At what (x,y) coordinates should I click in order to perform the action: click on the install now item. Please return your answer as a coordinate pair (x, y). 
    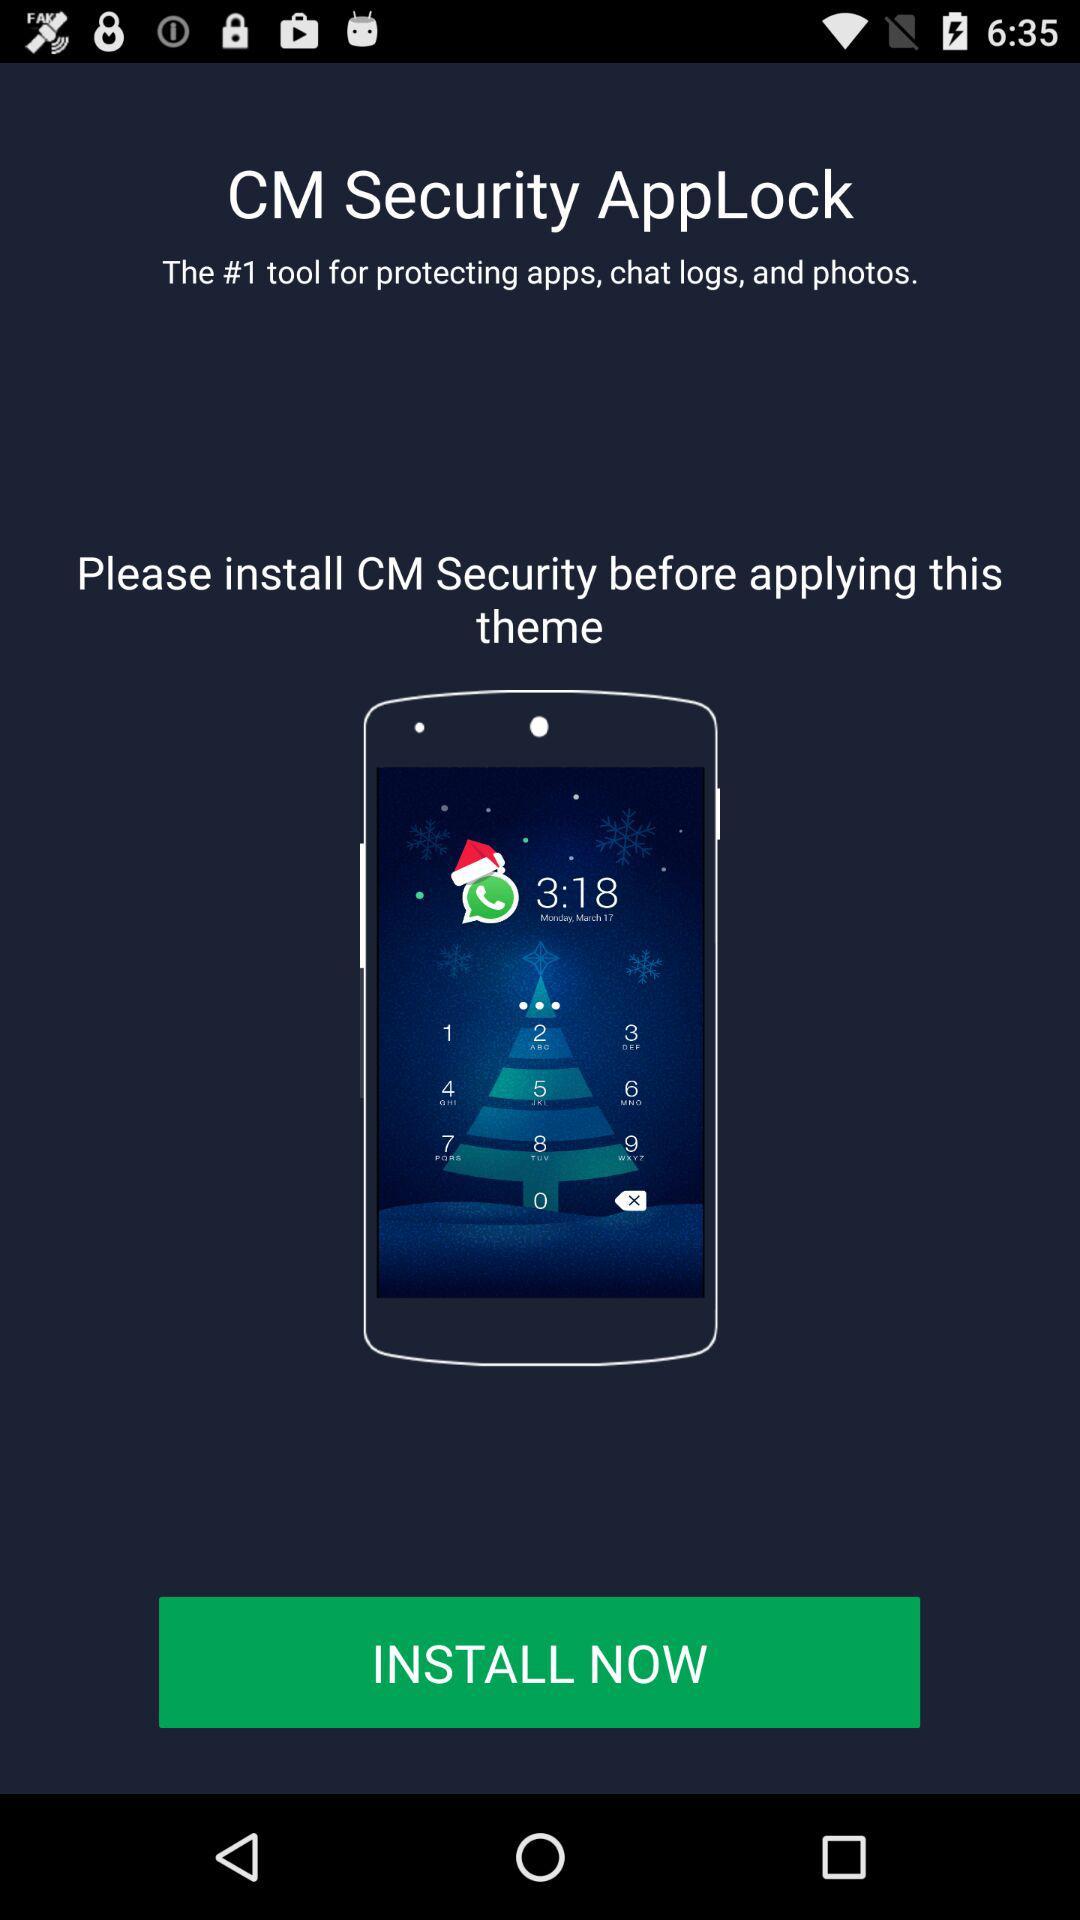
    Looking at the image, I should click on (538, 1662).